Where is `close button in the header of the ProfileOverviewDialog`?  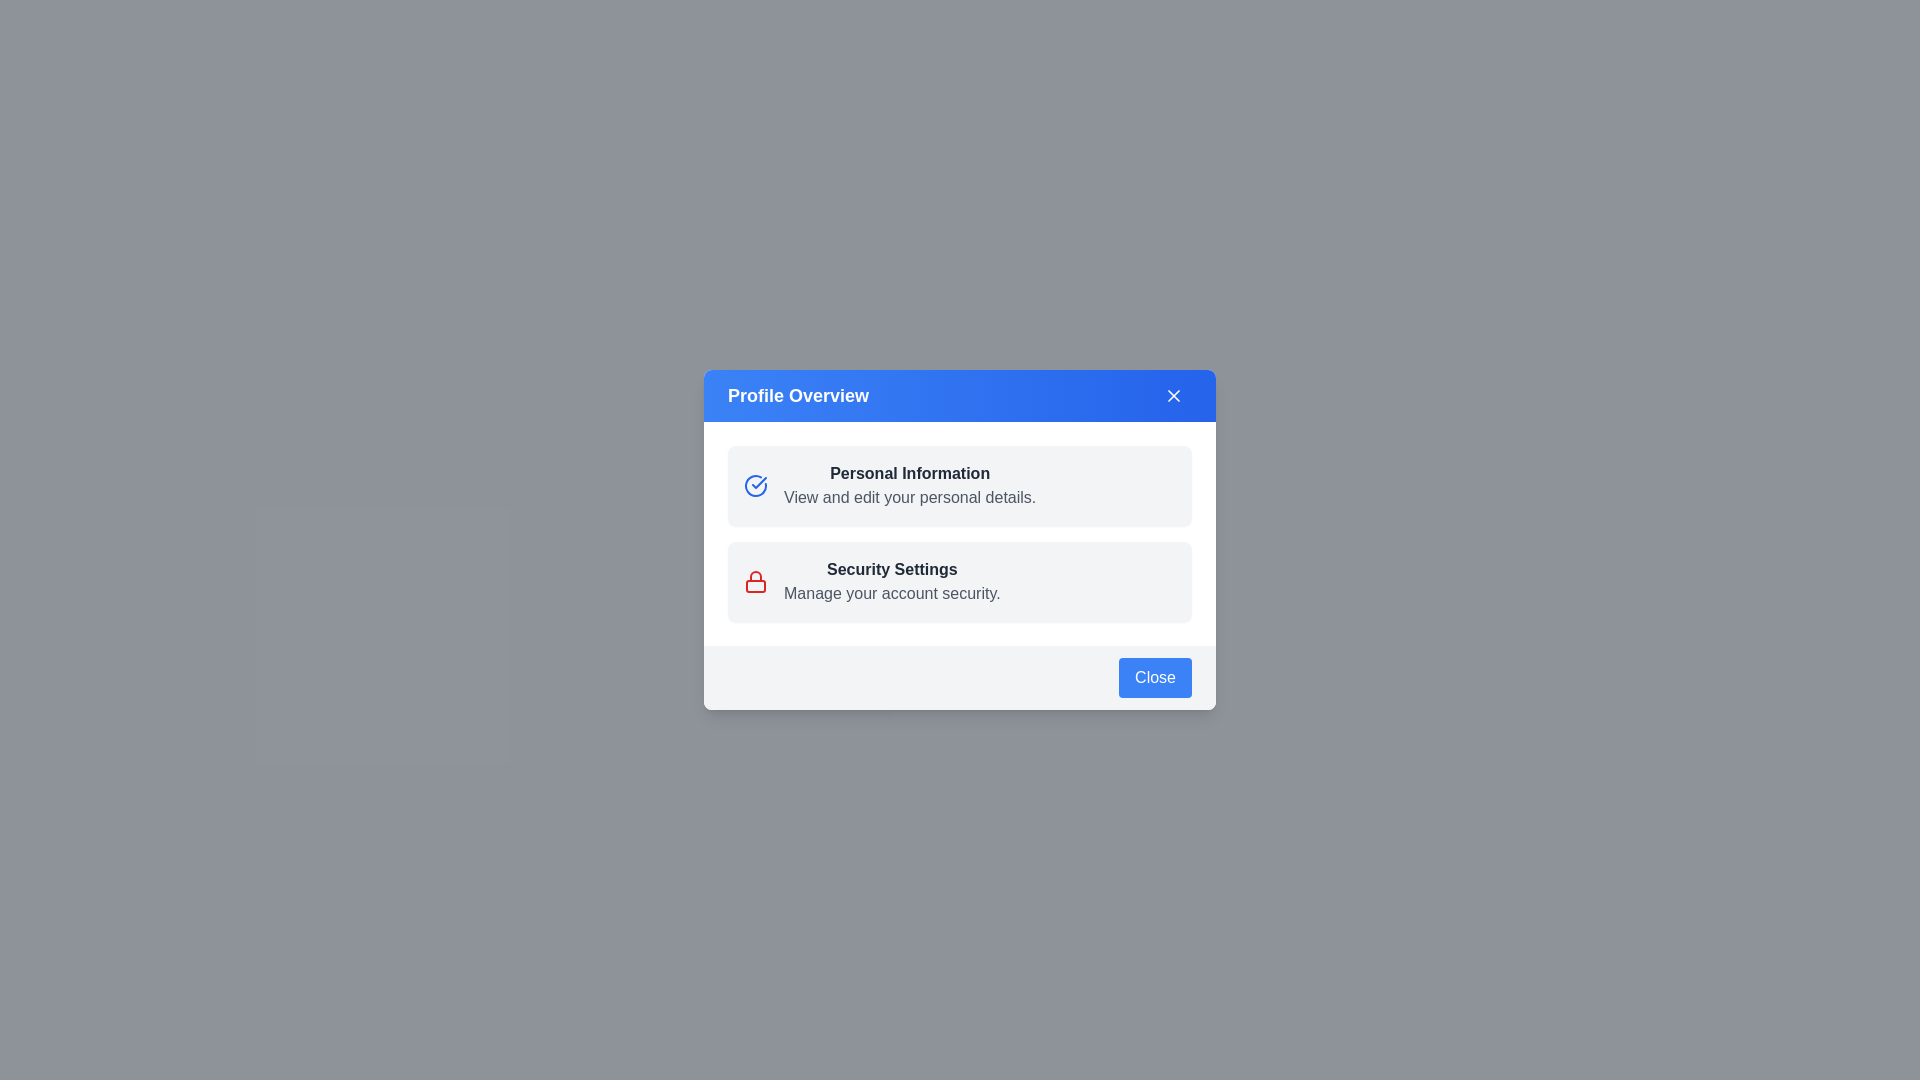
close button in the header of the ProfileOverviewDialog is located at coordinates (1174, 396).